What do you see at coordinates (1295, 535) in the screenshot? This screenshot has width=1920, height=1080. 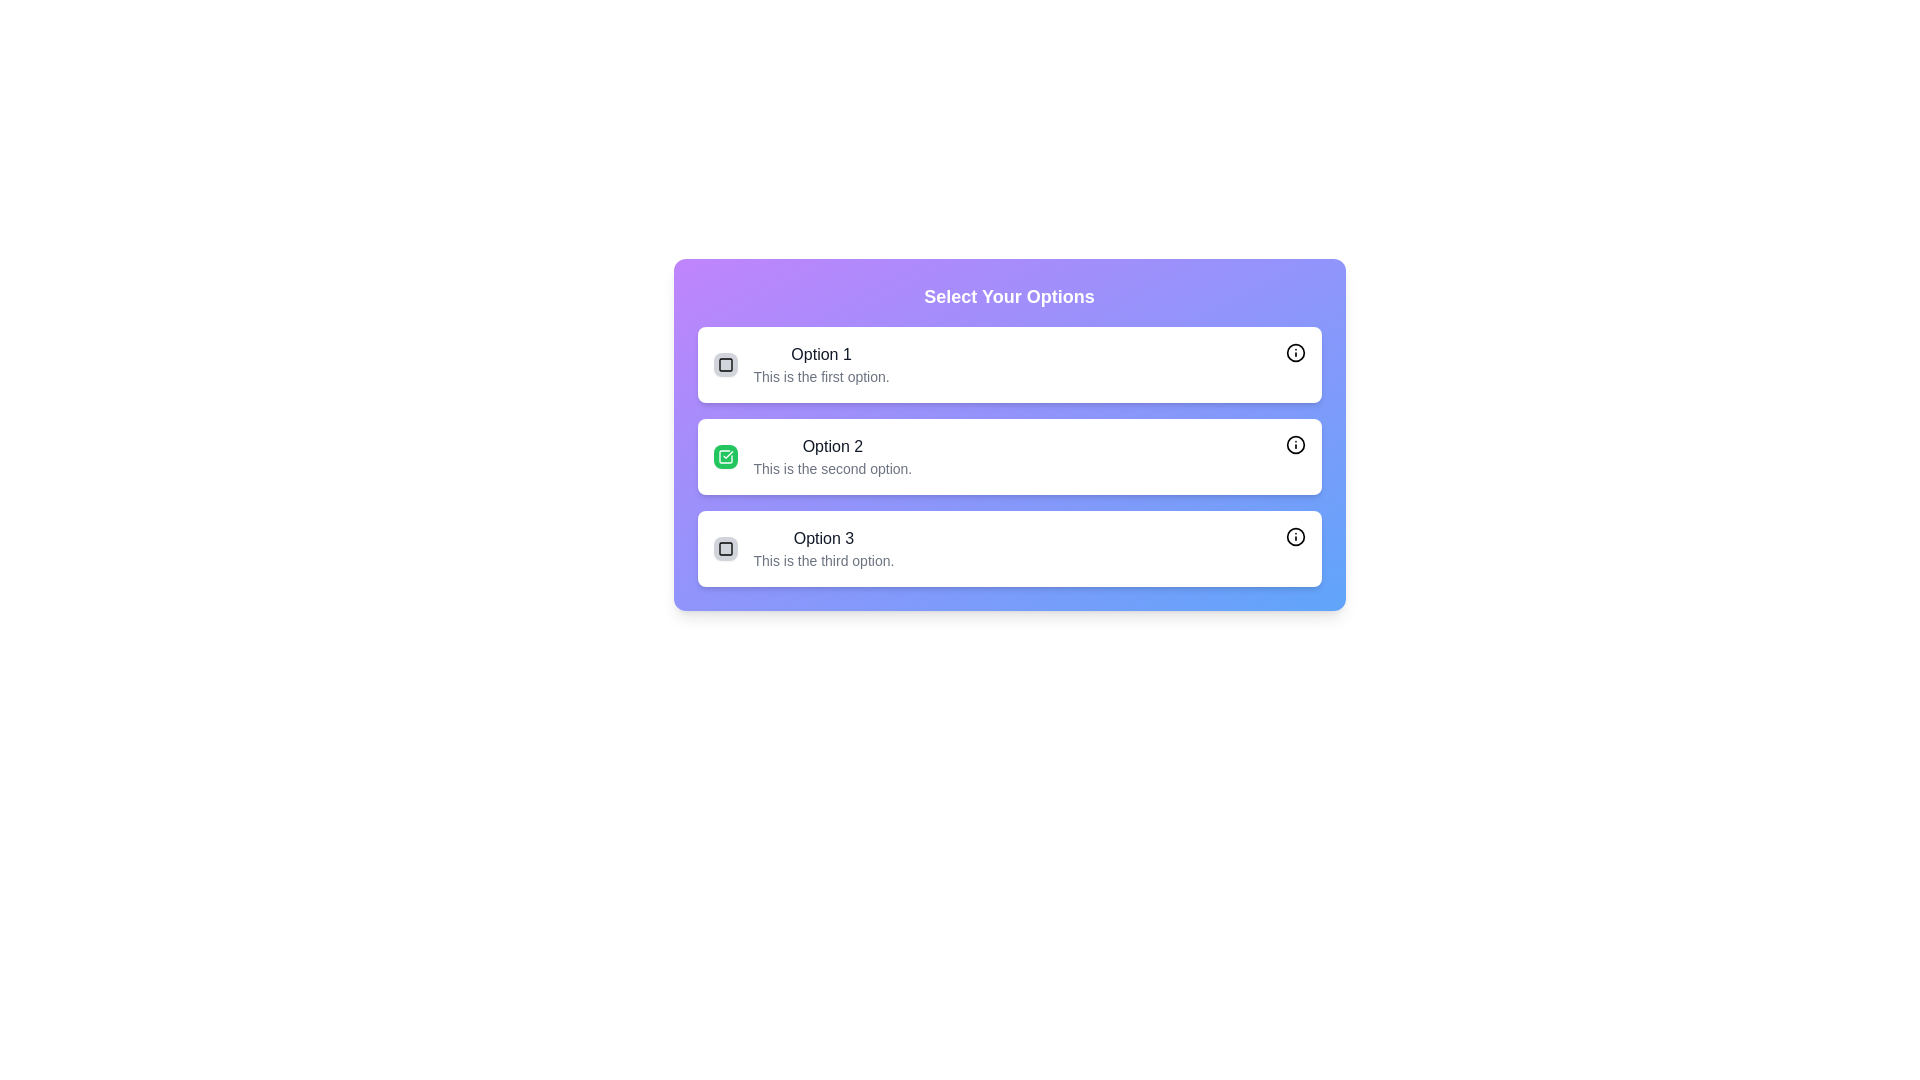 I see `the circle graphical element with a black outline and a diameter of approximately 20 units, located adjacent to the descriptive text 'Option 3'` at bounding box center [1295, 535].